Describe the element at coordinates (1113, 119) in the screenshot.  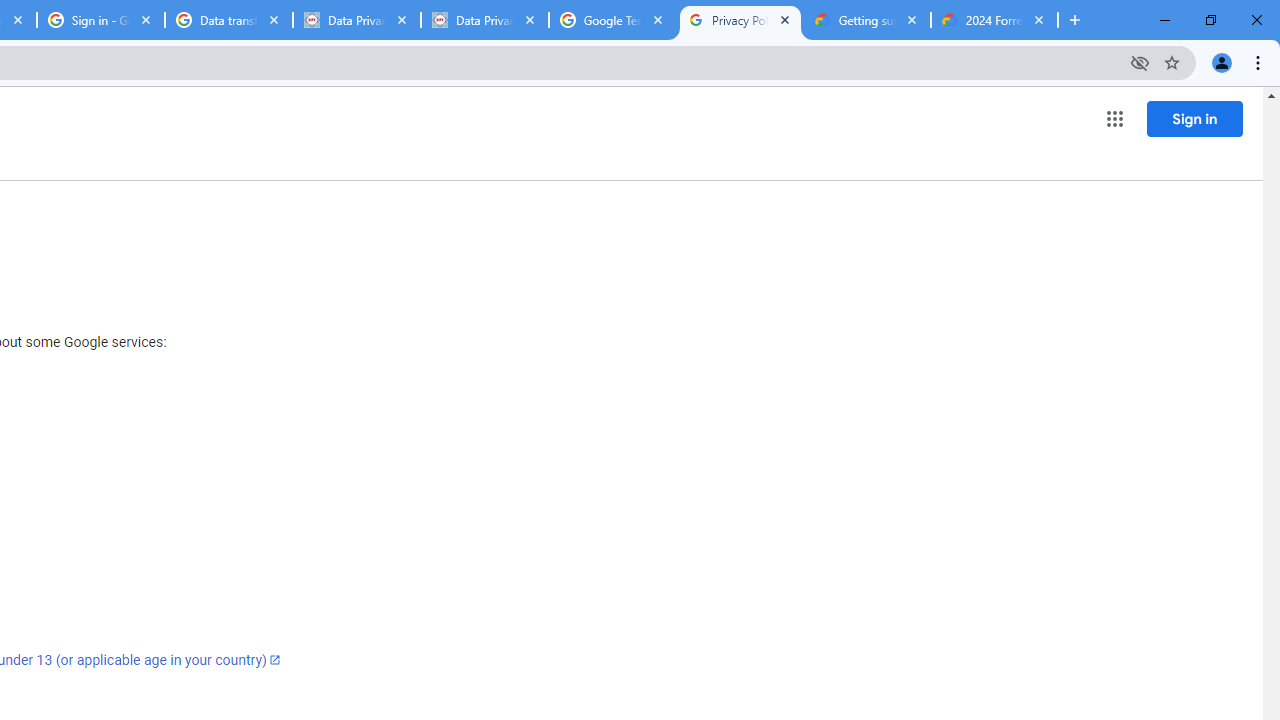
I see `'Google apps'` at that location.